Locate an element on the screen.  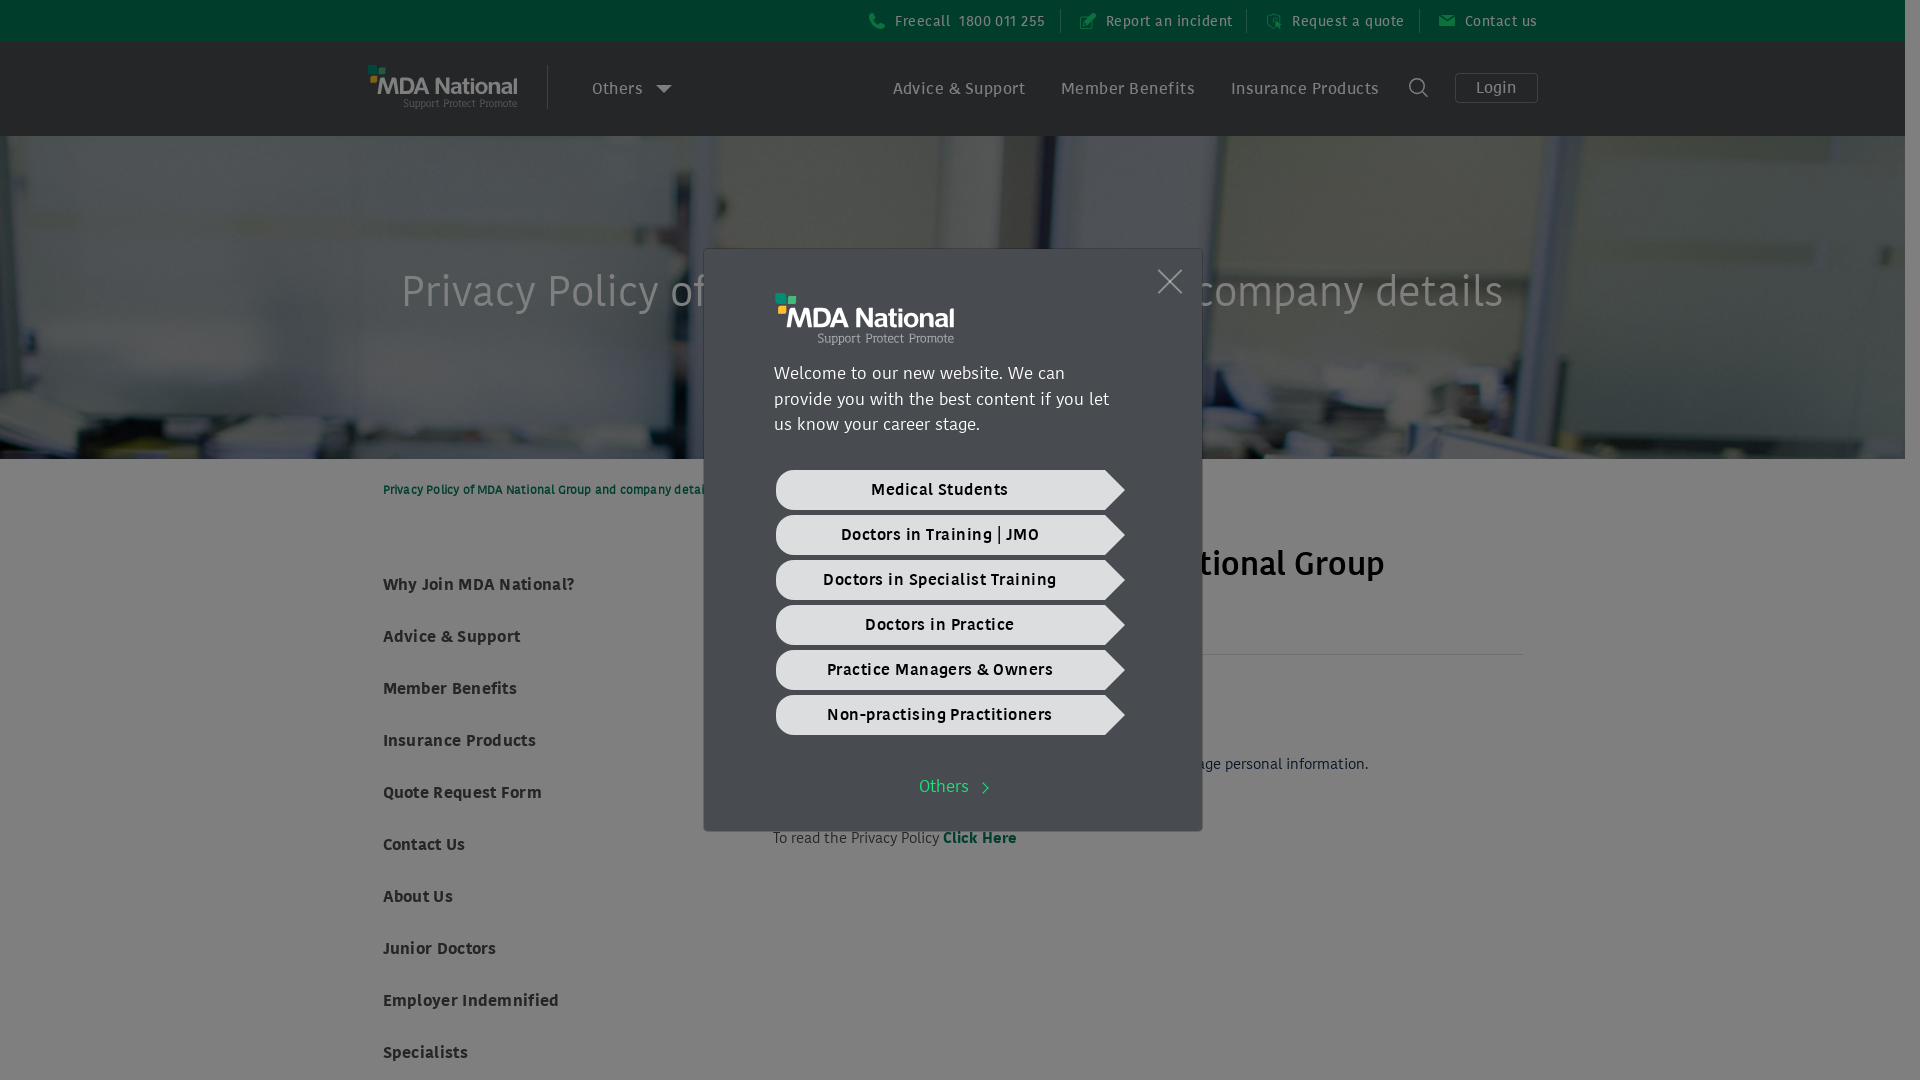
'Click Here' is located at coordinates (979, 837).